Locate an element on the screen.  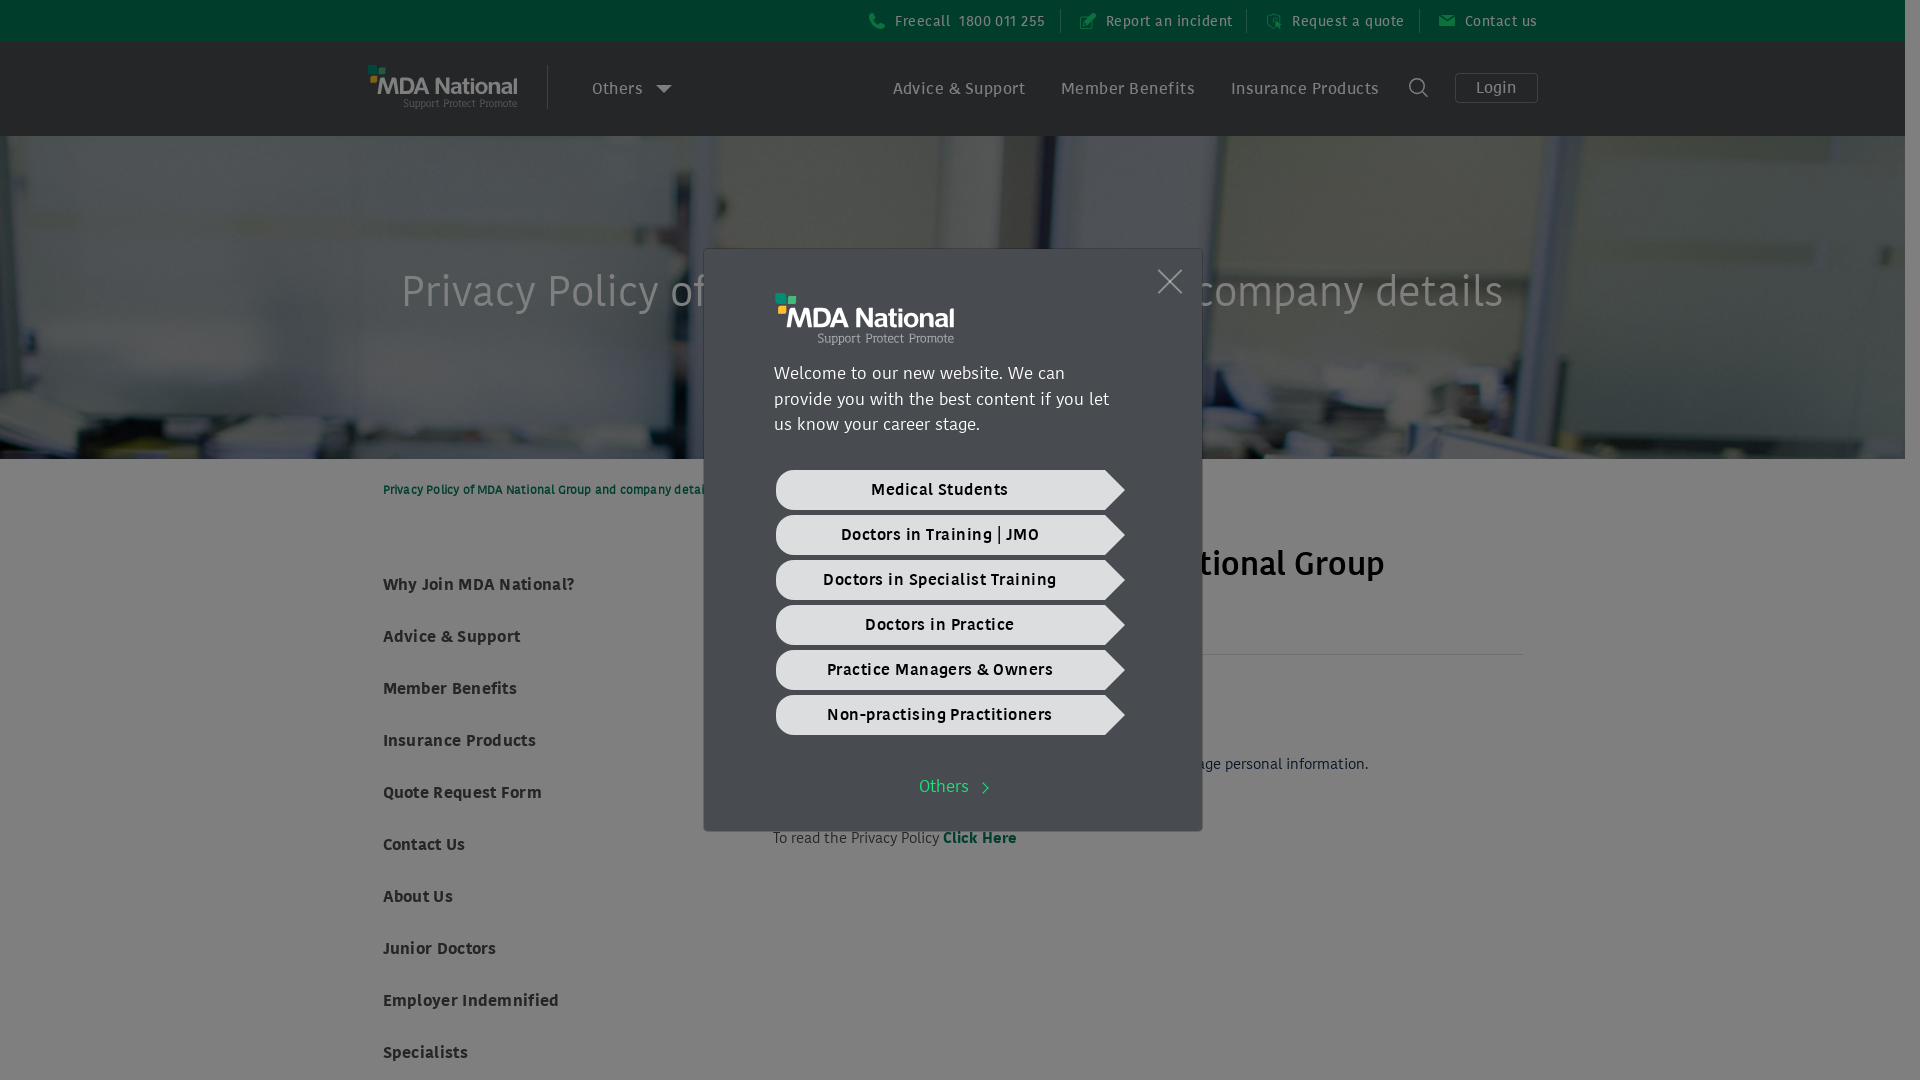
'Click Here' is located at coordinates (979, 837).